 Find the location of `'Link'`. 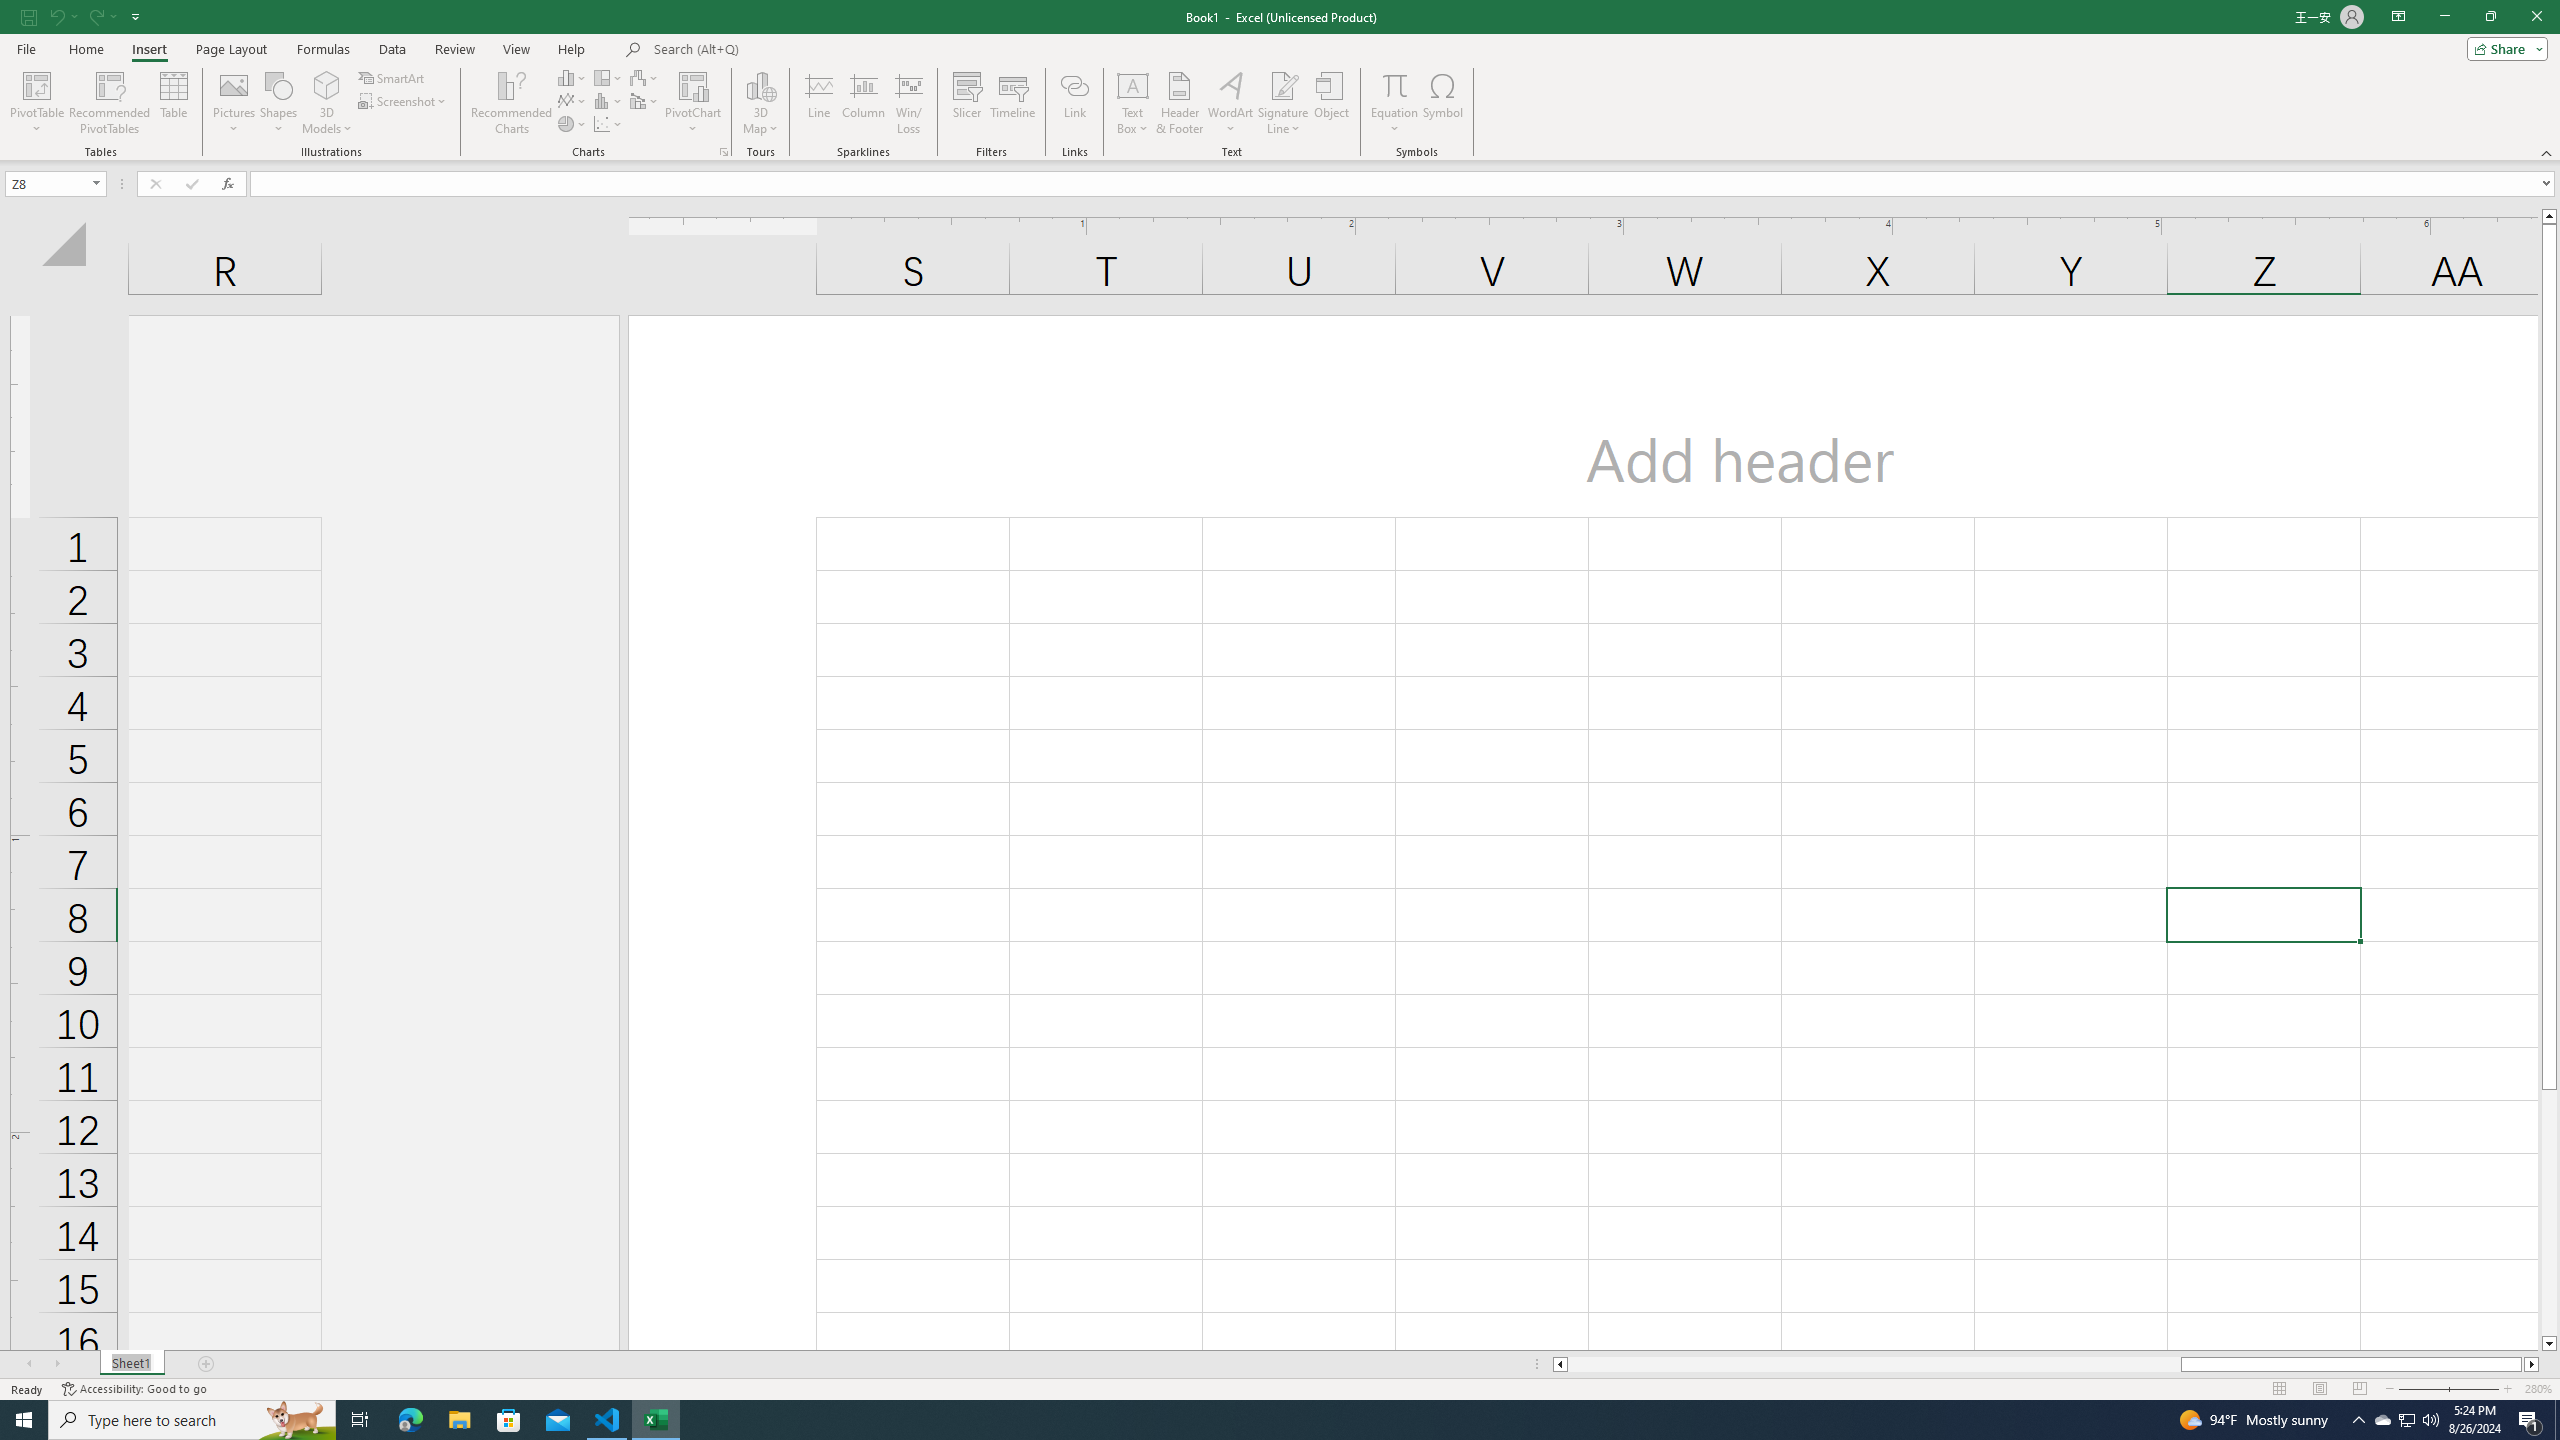

'Link' is located at coordinates (1075, 103).